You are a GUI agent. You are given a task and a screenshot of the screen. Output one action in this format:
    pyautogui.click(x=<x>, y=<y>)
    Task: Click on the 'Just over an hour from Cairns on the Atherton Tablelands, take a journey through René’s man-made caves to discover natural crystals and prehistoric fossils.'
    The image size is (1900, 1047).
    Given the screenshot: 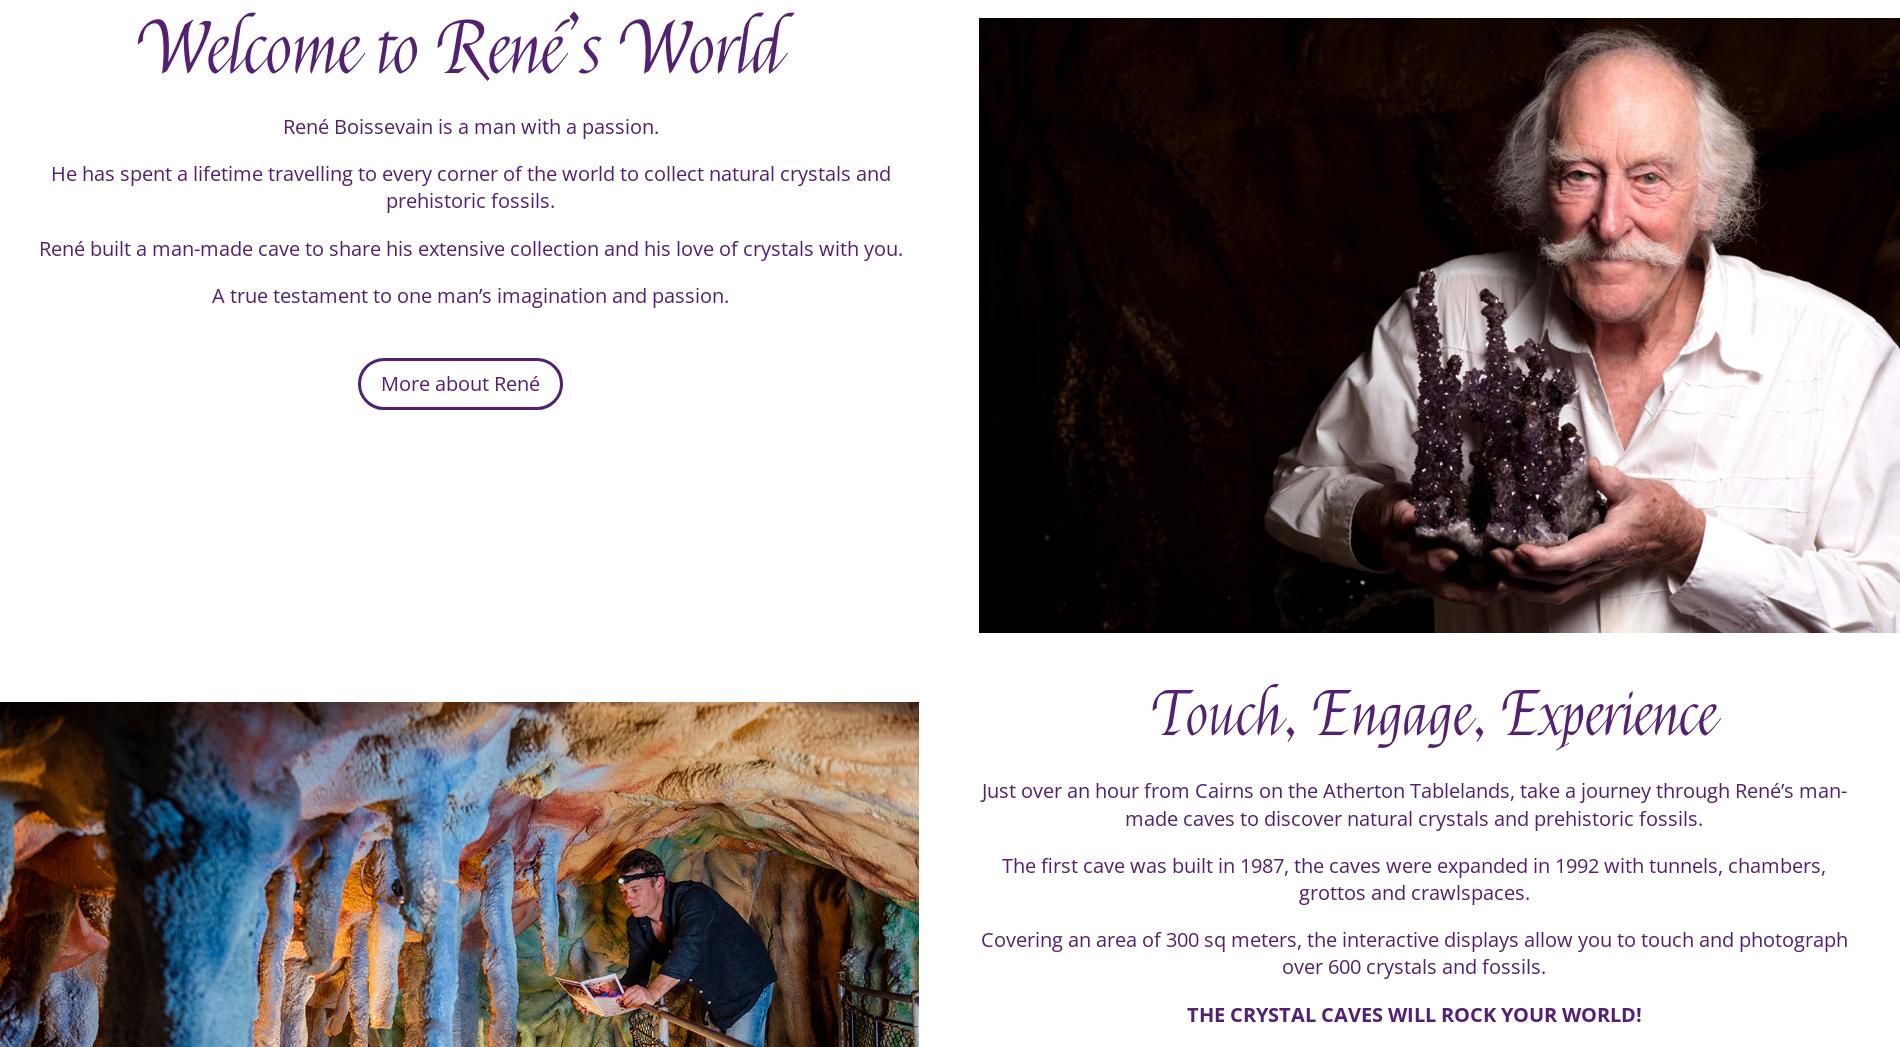 What is the action you would take?
    pyautogui.click(x=1412, y=819)
    